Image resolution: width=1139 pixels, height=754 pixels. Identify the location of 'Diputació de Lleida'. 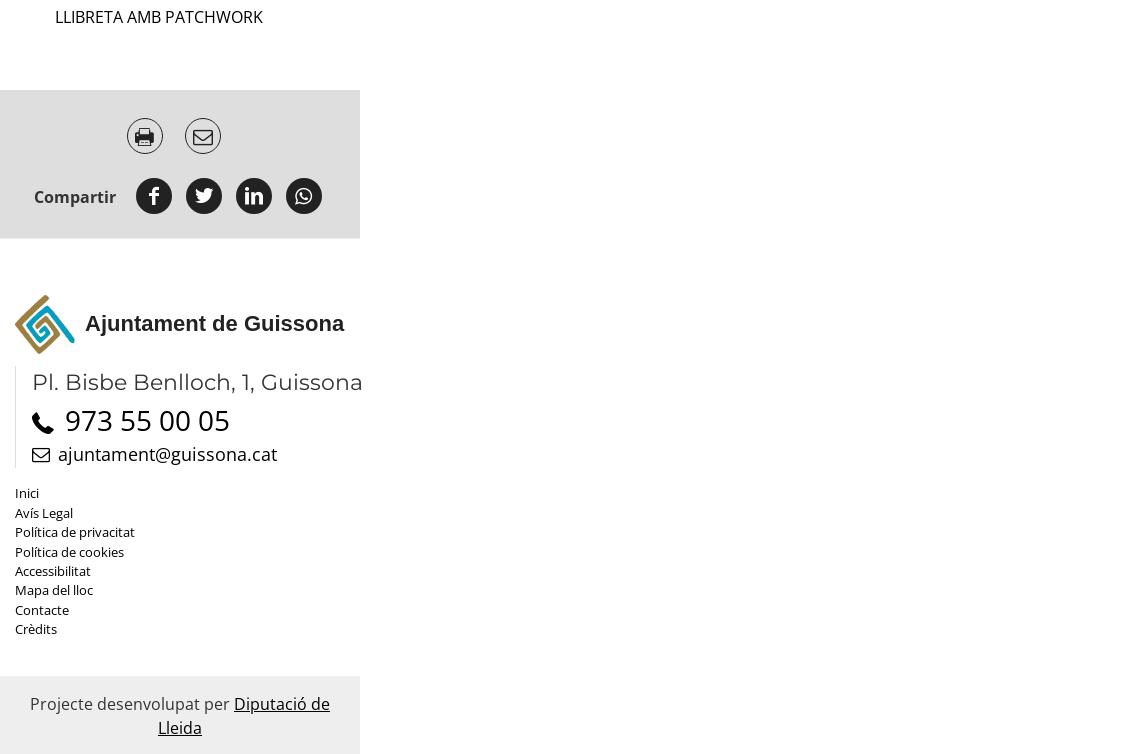
(242, 714).